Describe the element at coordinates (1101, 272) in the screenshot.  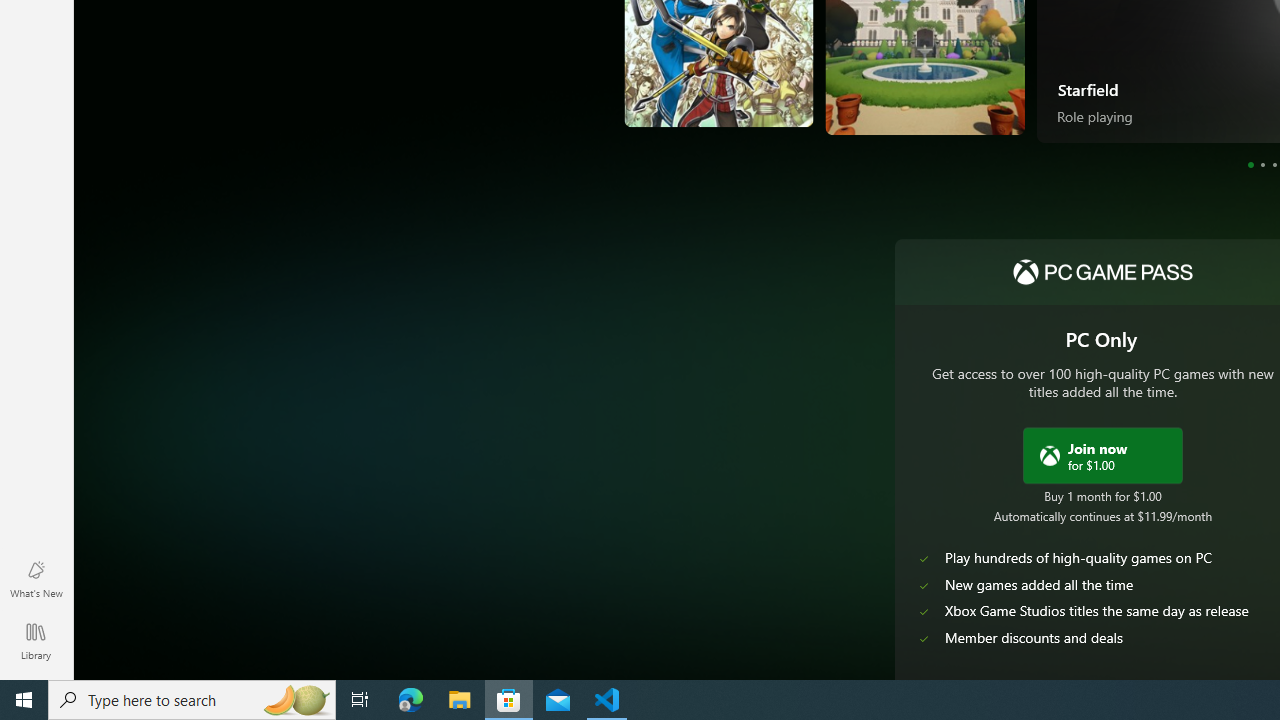
I see `'PC Game Pass logo'` at that location.